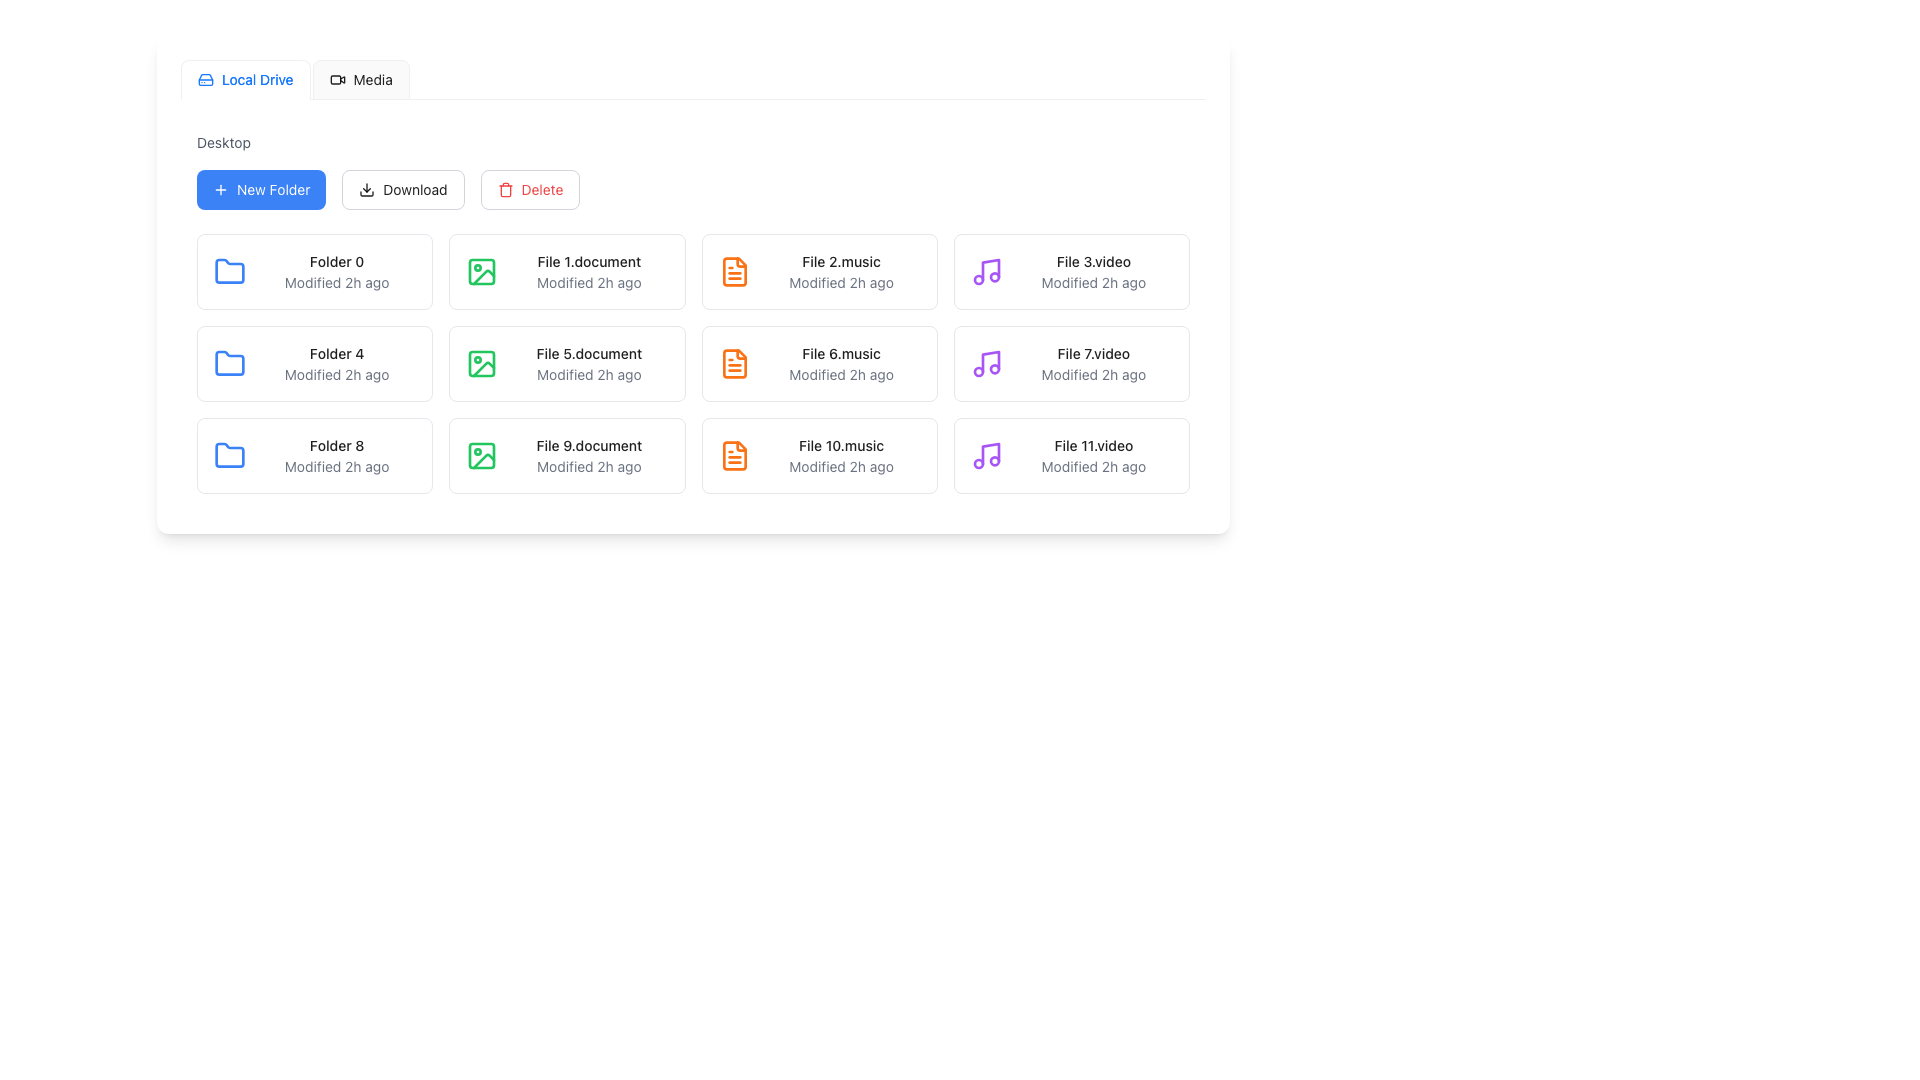 This screenshot has width=1920, height=1080. What do you see at coordinates (588, 272) in the screenshot?
I see `the text label that displays the name and modification timestamp of a specific file, located in the second column of the first row in the grid layout, directly to the right of 'Folder 0'` at bounding box center [588, 272].